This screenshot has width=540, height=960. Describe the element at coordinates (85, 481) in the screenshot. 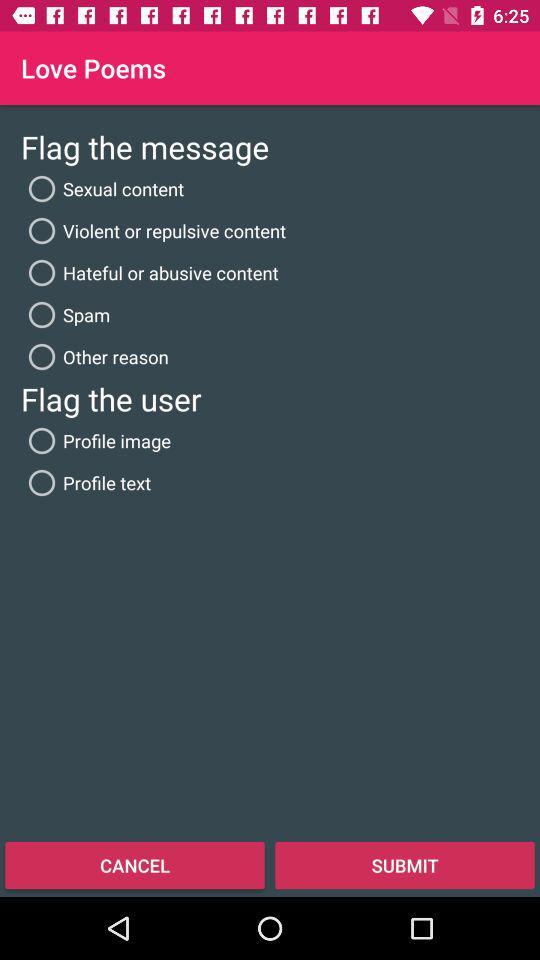

I see `the profile text` at that location.